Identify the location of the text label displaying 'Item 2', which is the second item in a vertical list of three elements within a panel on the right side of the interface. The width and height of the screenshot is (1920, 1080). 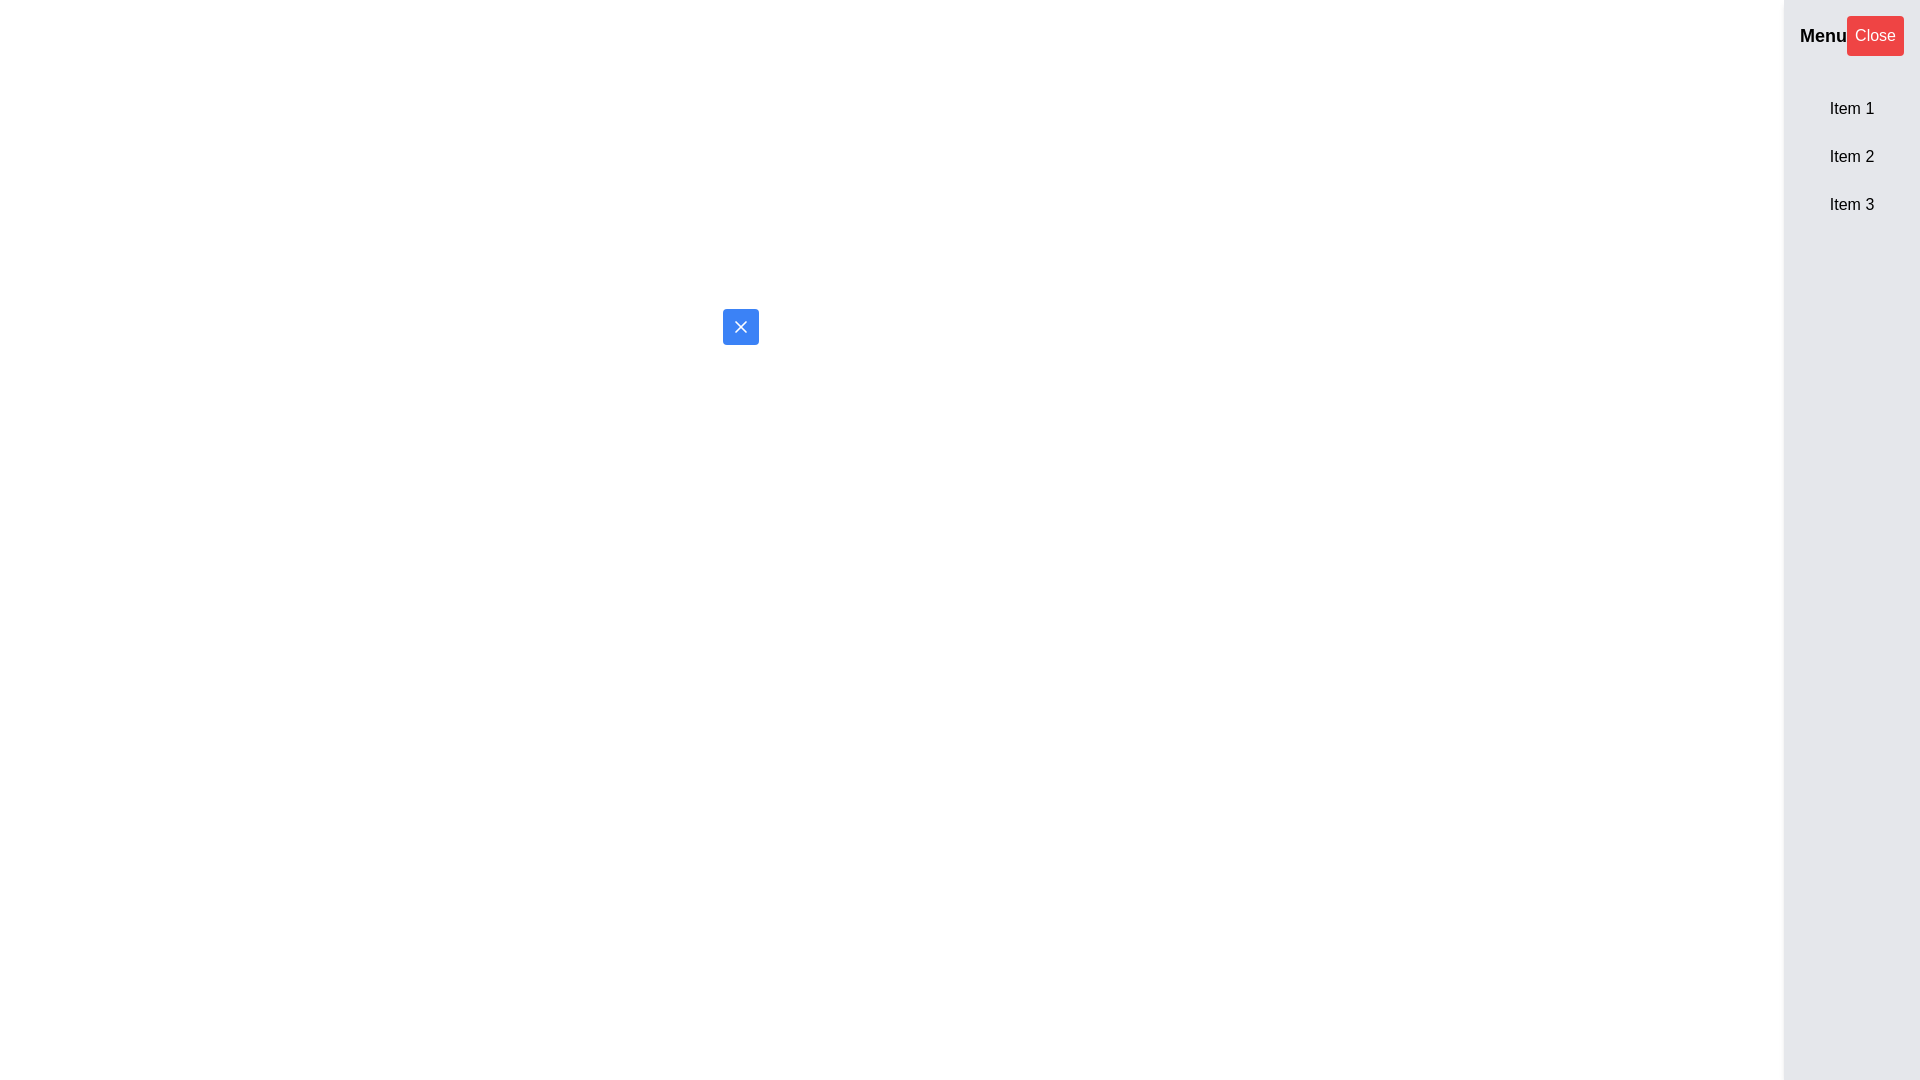
(1851, 156).